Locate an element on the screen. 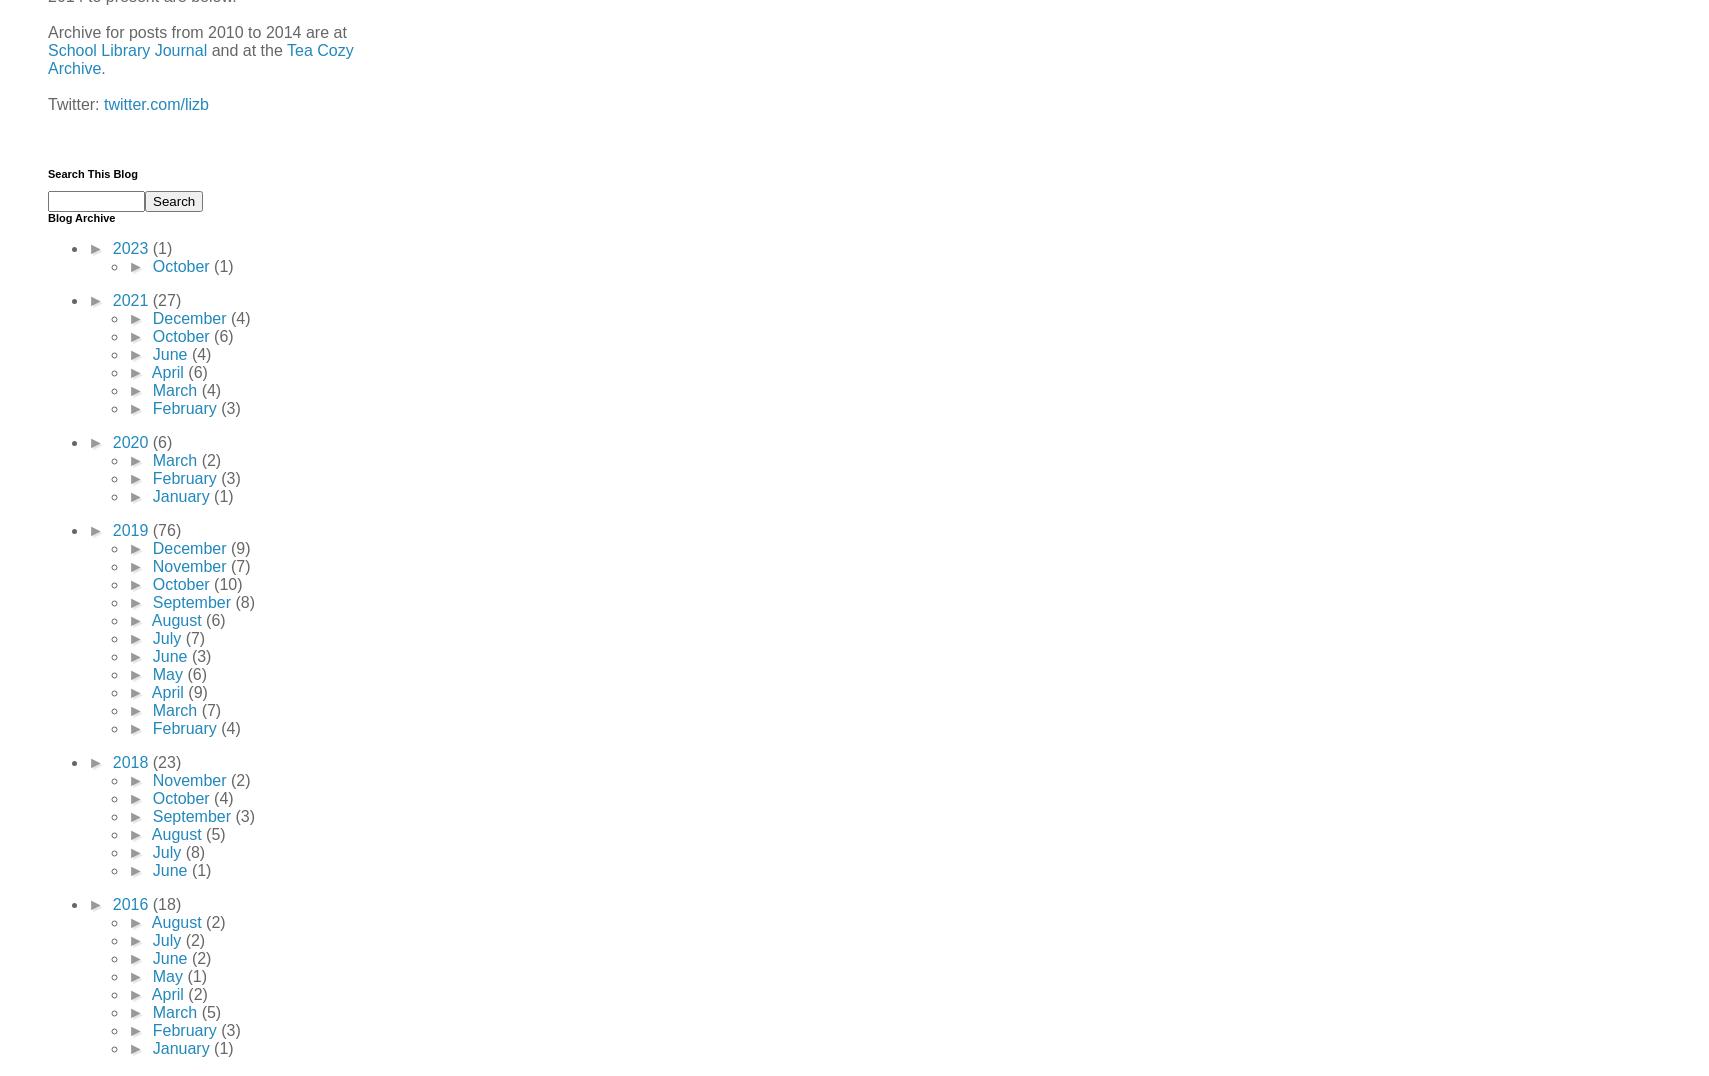  '2016' is located at coordinates (130, 902).